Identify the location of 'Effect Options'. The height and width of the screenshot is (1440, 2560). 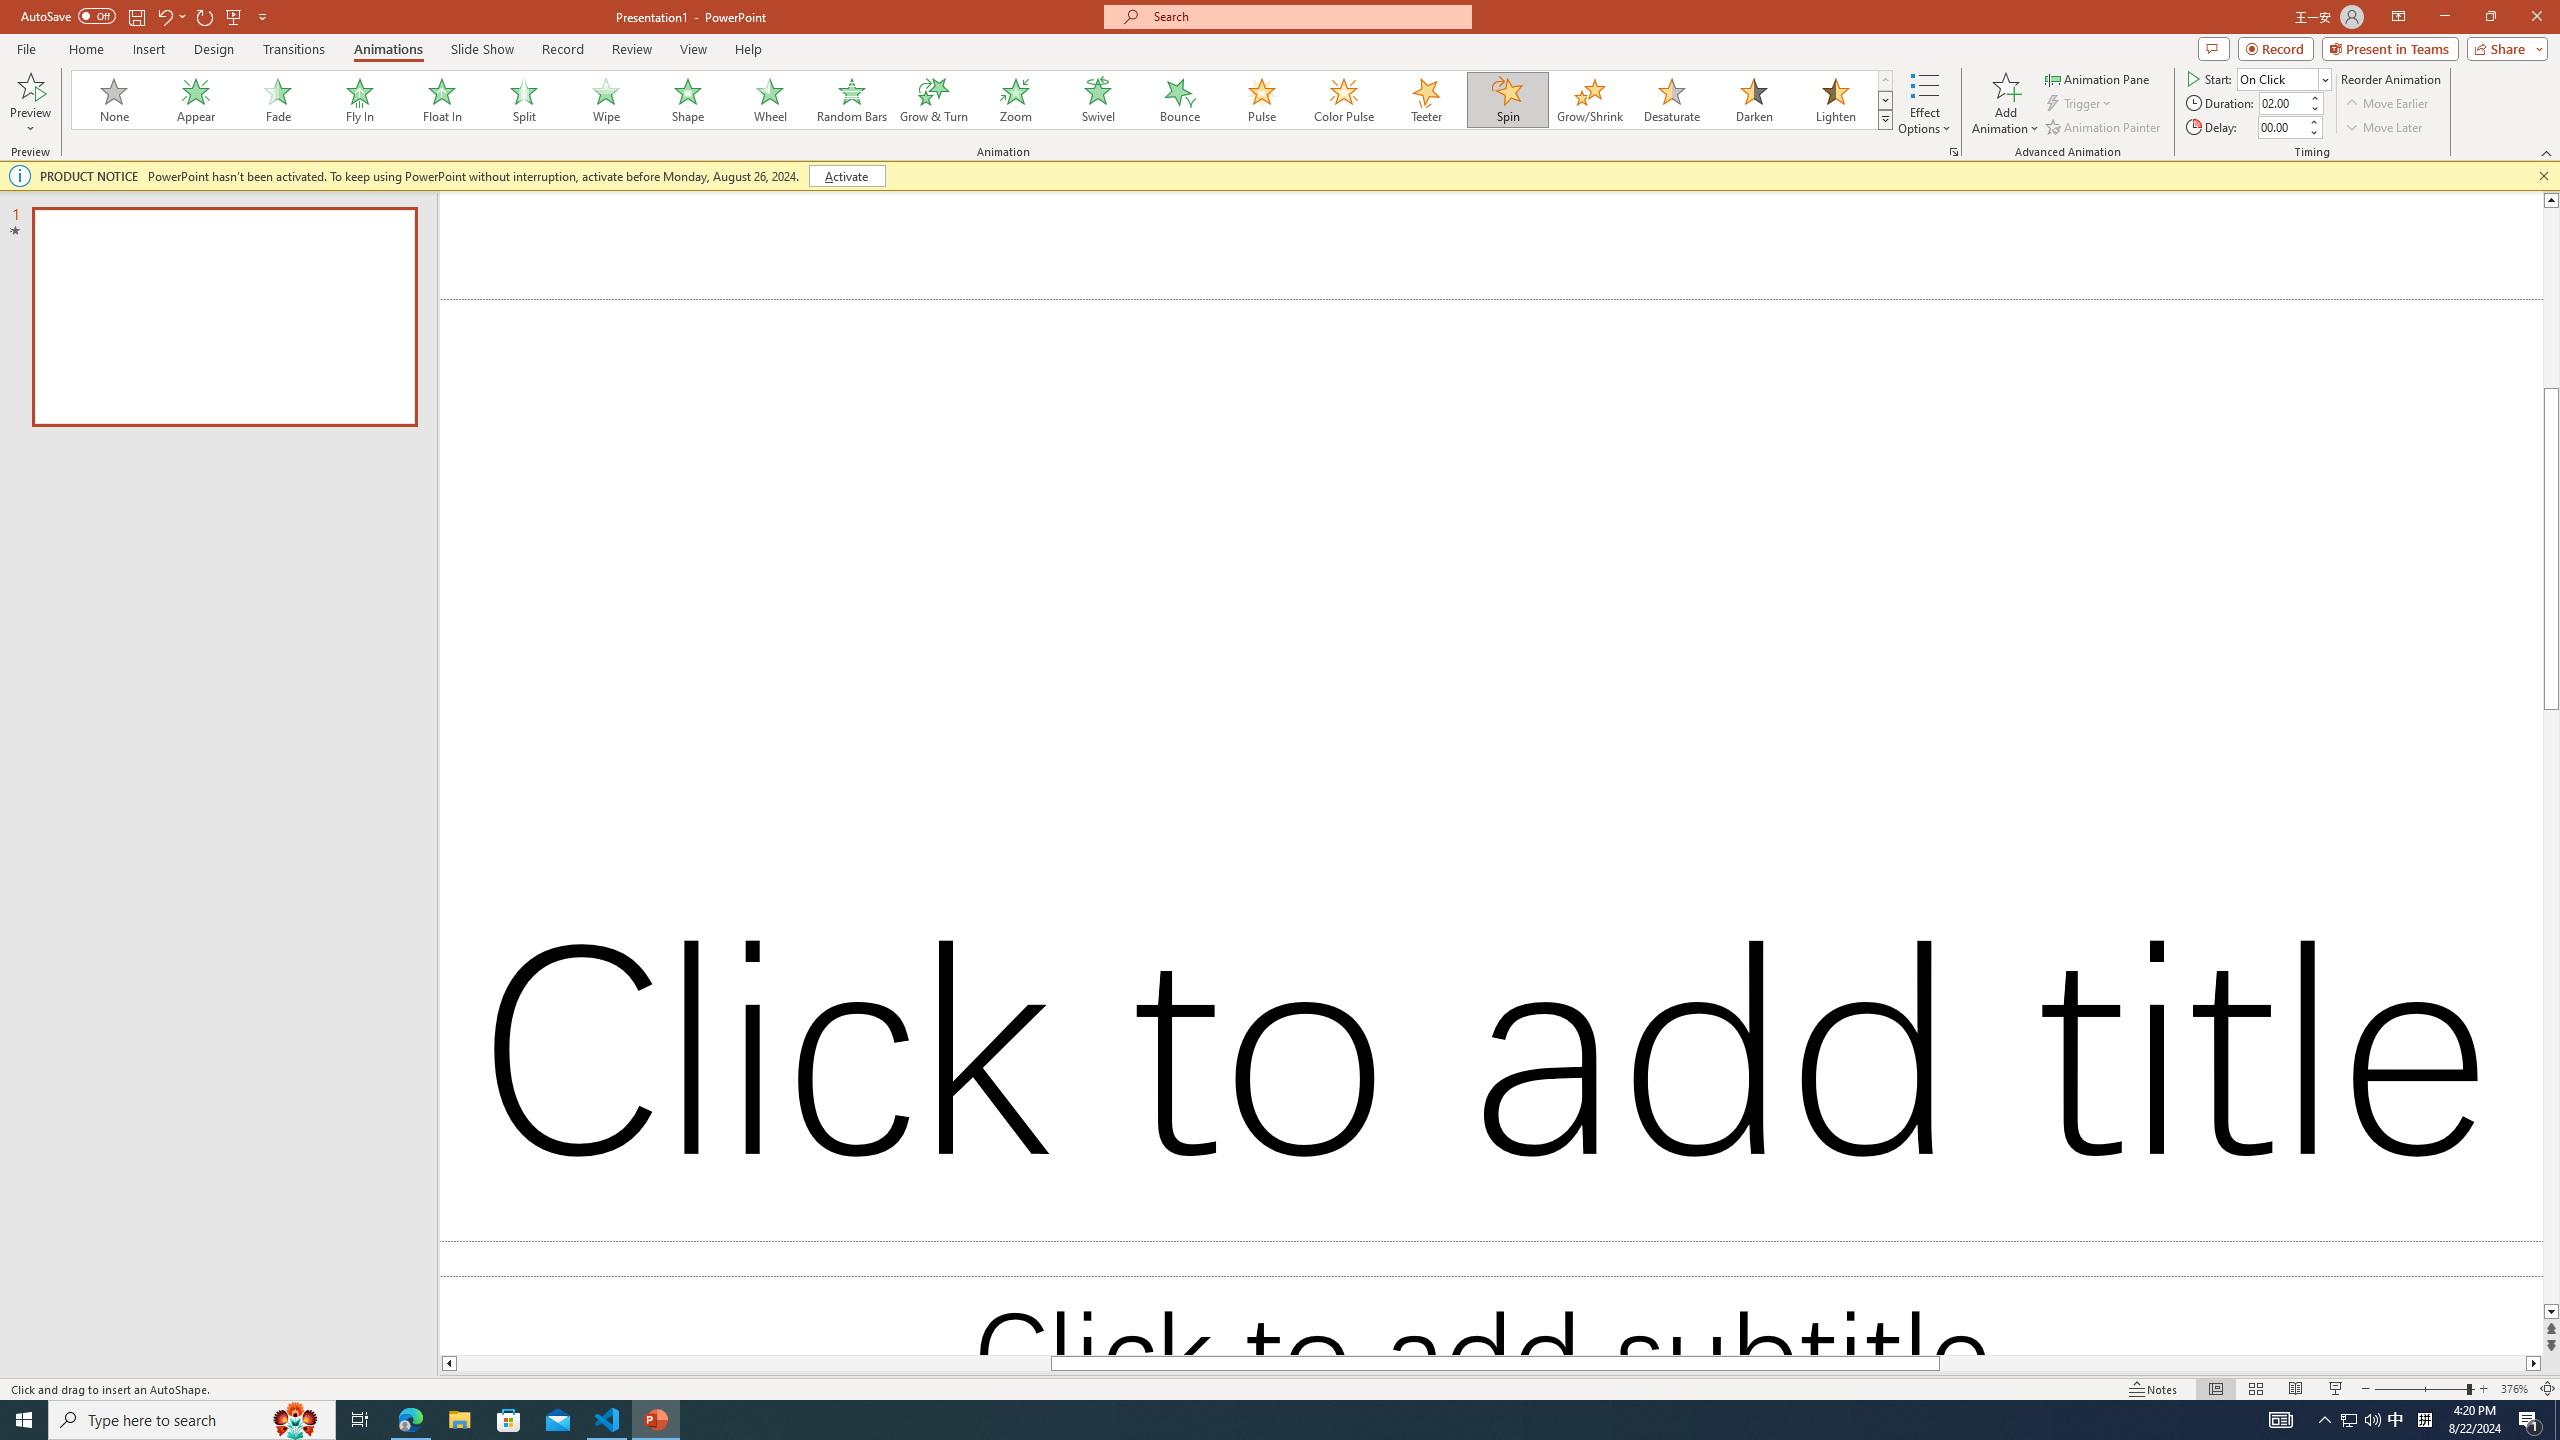
(1924, 103).